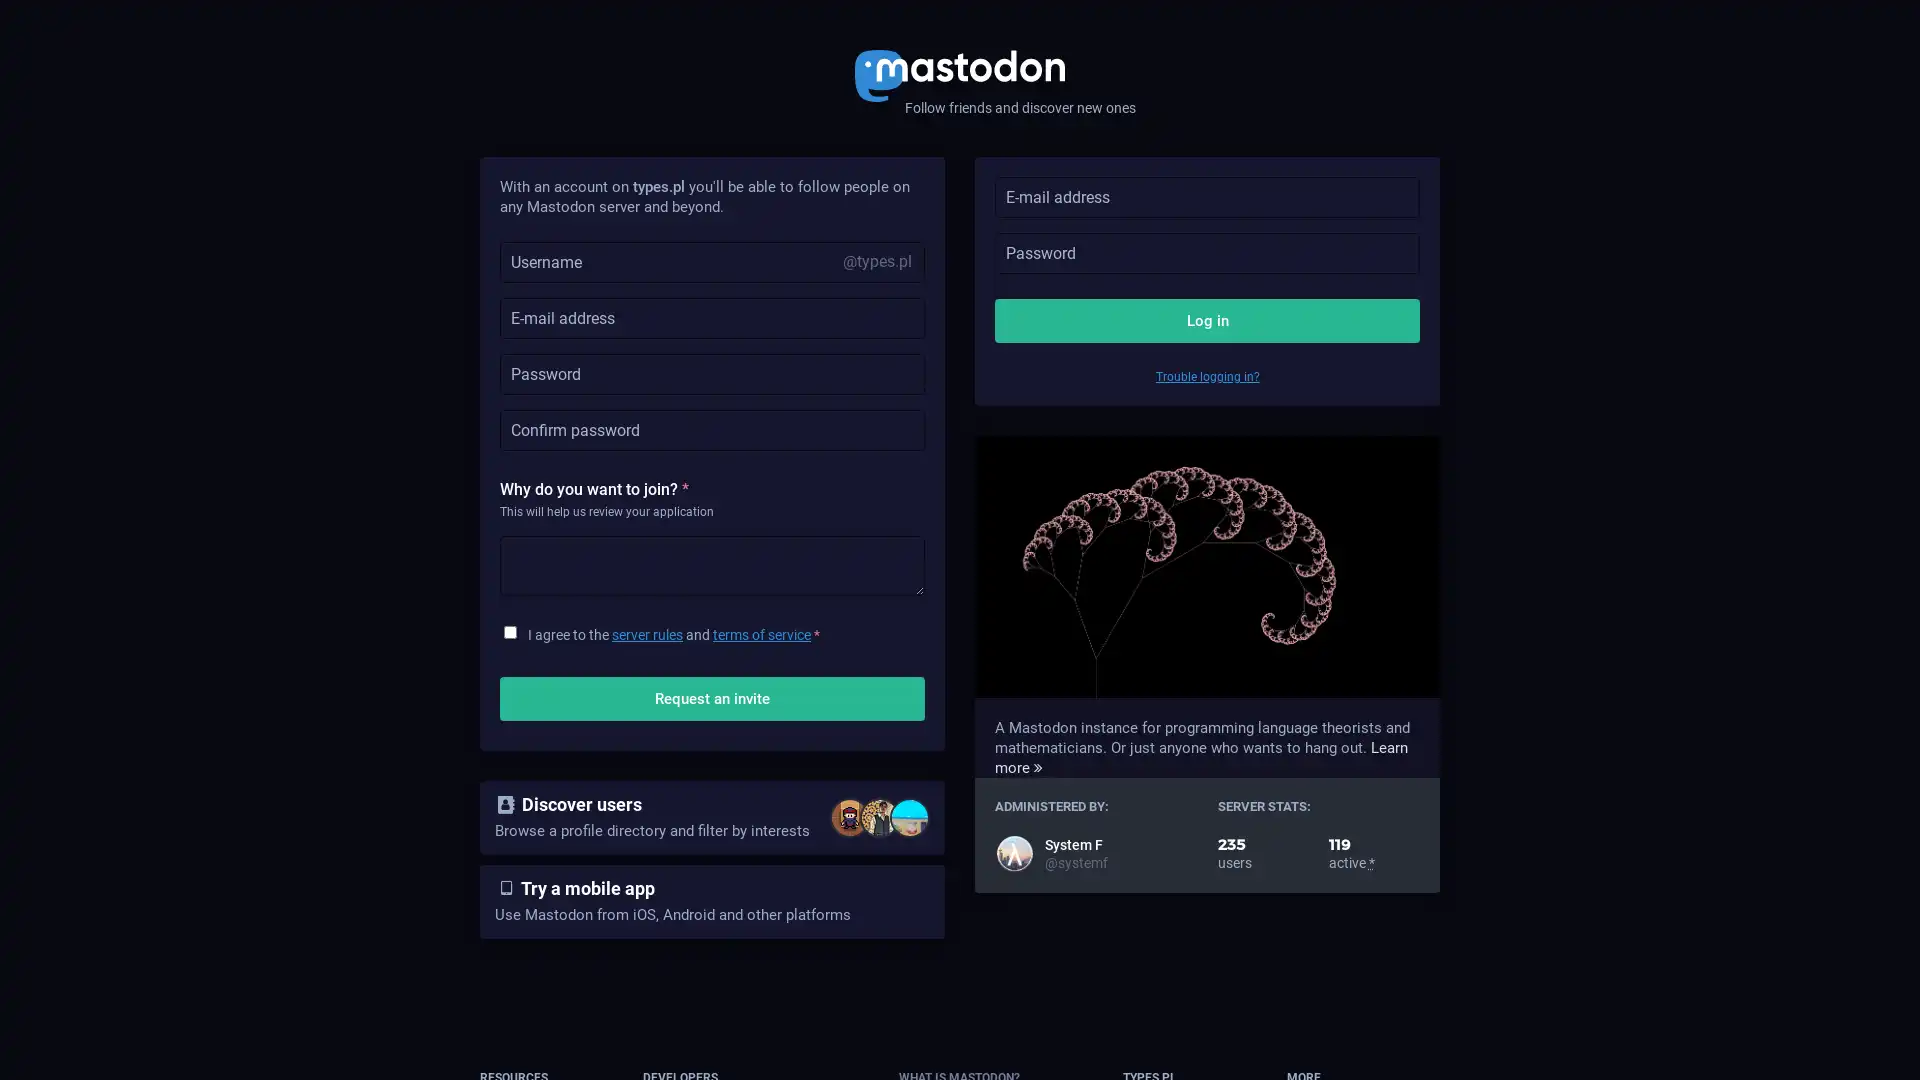  What do you see at coordinates (712, 697) in the screenshot?
I see `Request an invite` at bounding box center [712, 697].